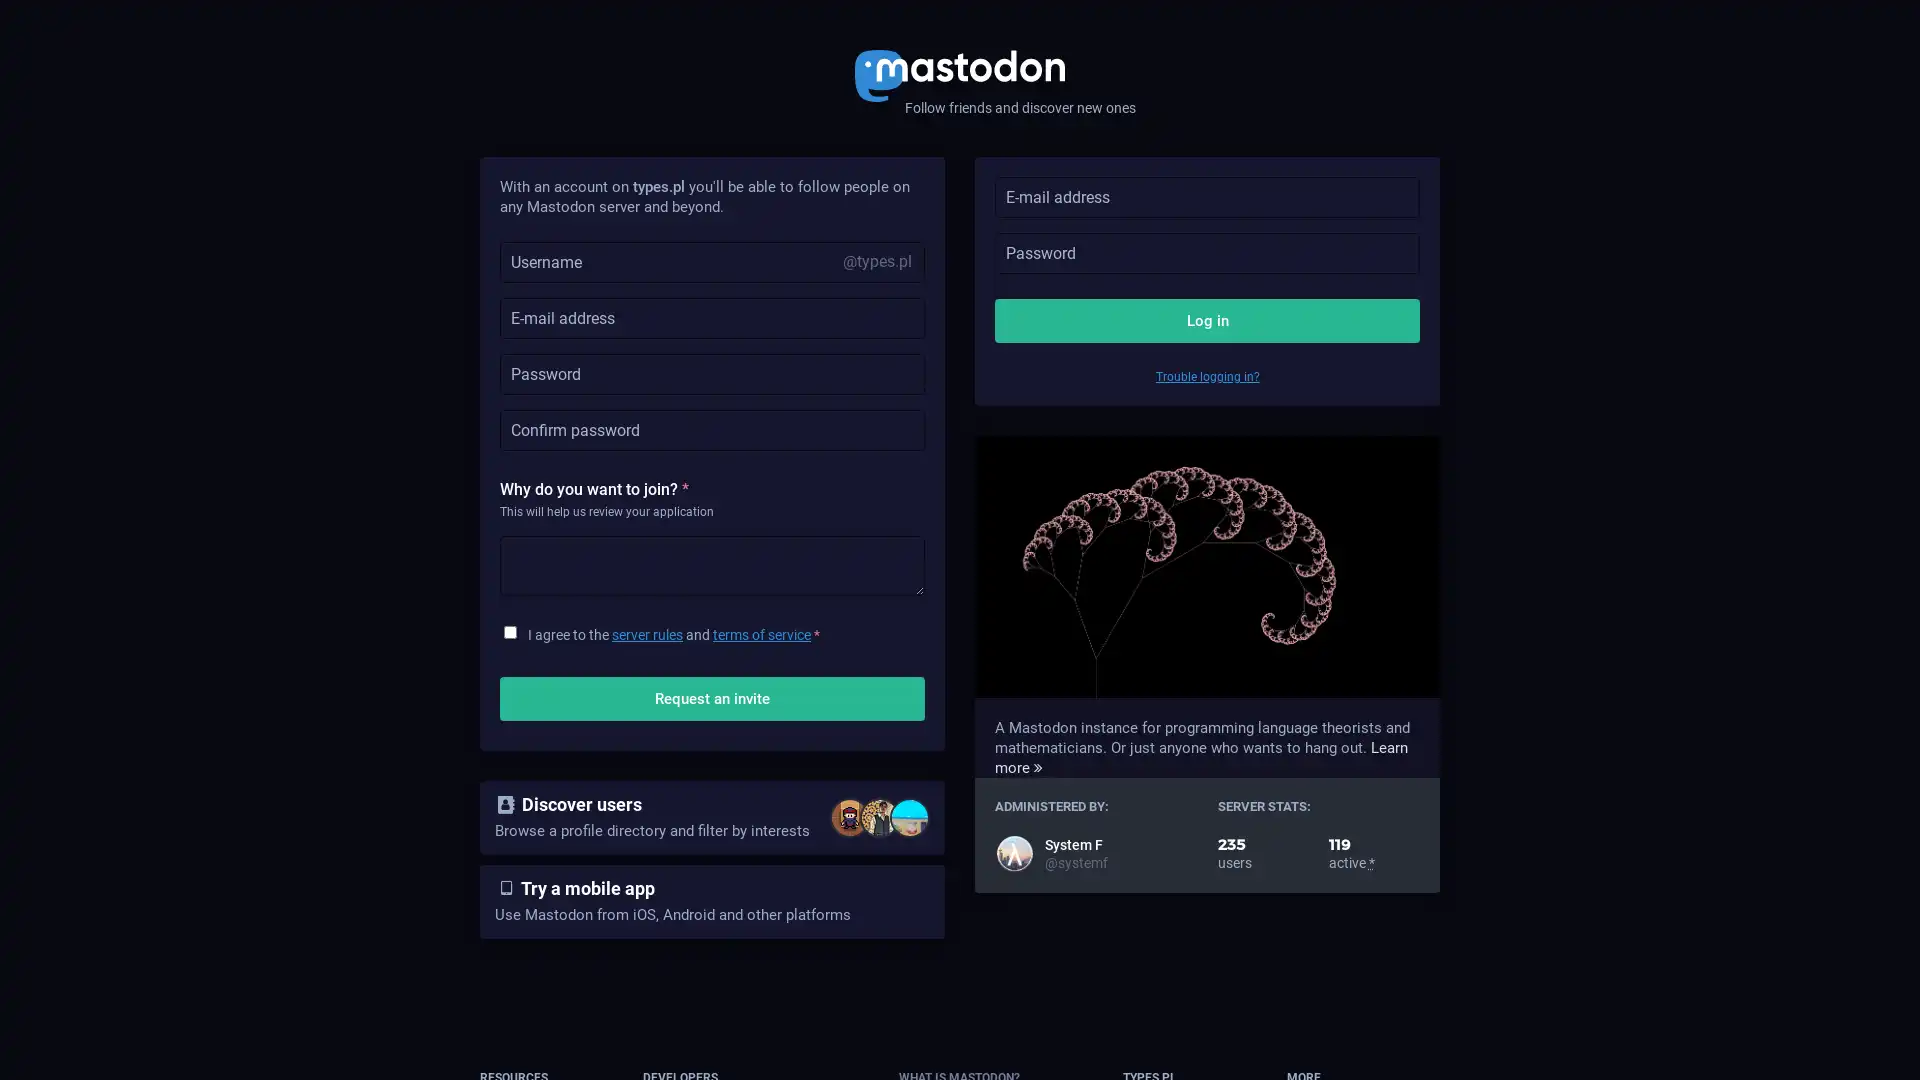  What do you see at coordinates (712, 697) in the screenshot?
I see `Request an invite` at bounding box center [712, 697].